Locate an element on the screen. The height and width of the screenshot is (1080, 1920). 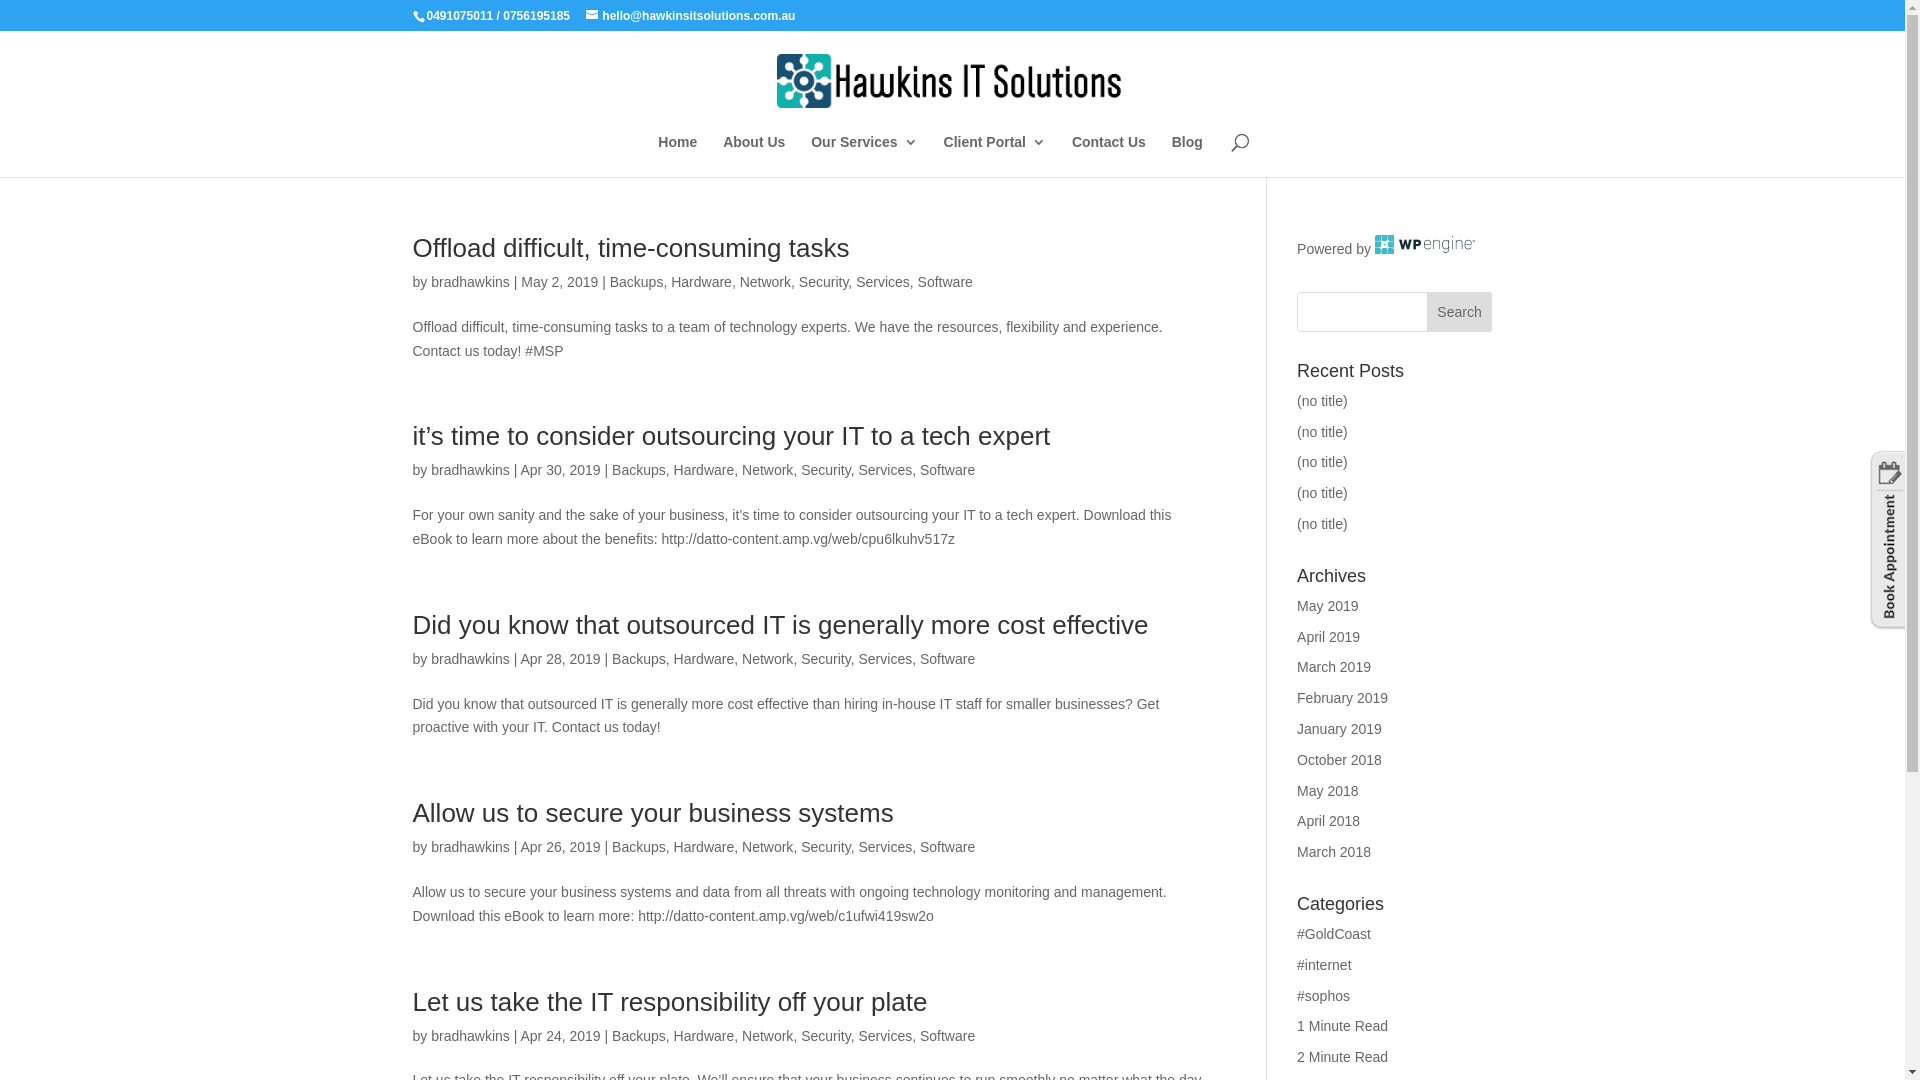
'1 Minute Read' is located at coordinates (1342, 1026).